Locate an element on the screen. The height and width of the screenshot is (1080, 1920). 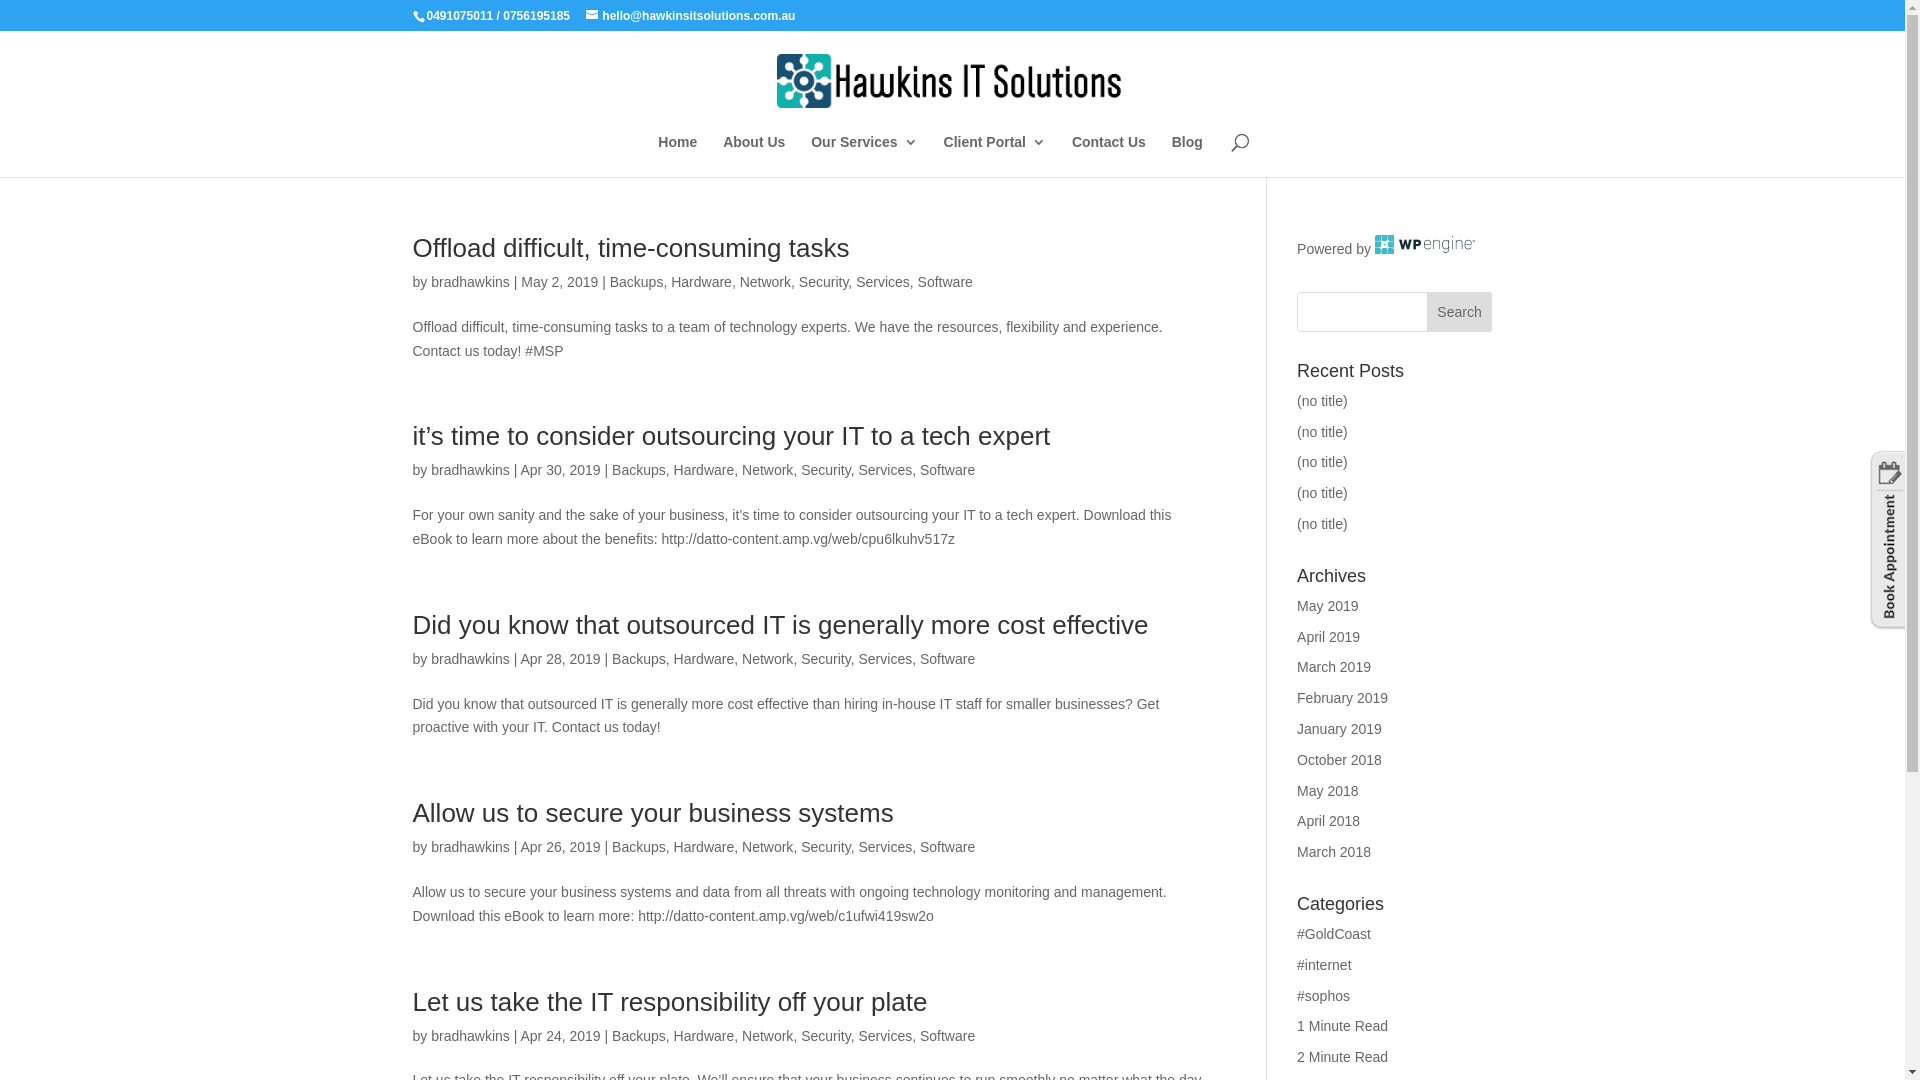
'1 Minute Read' is located at coordinates (1342, 1026).